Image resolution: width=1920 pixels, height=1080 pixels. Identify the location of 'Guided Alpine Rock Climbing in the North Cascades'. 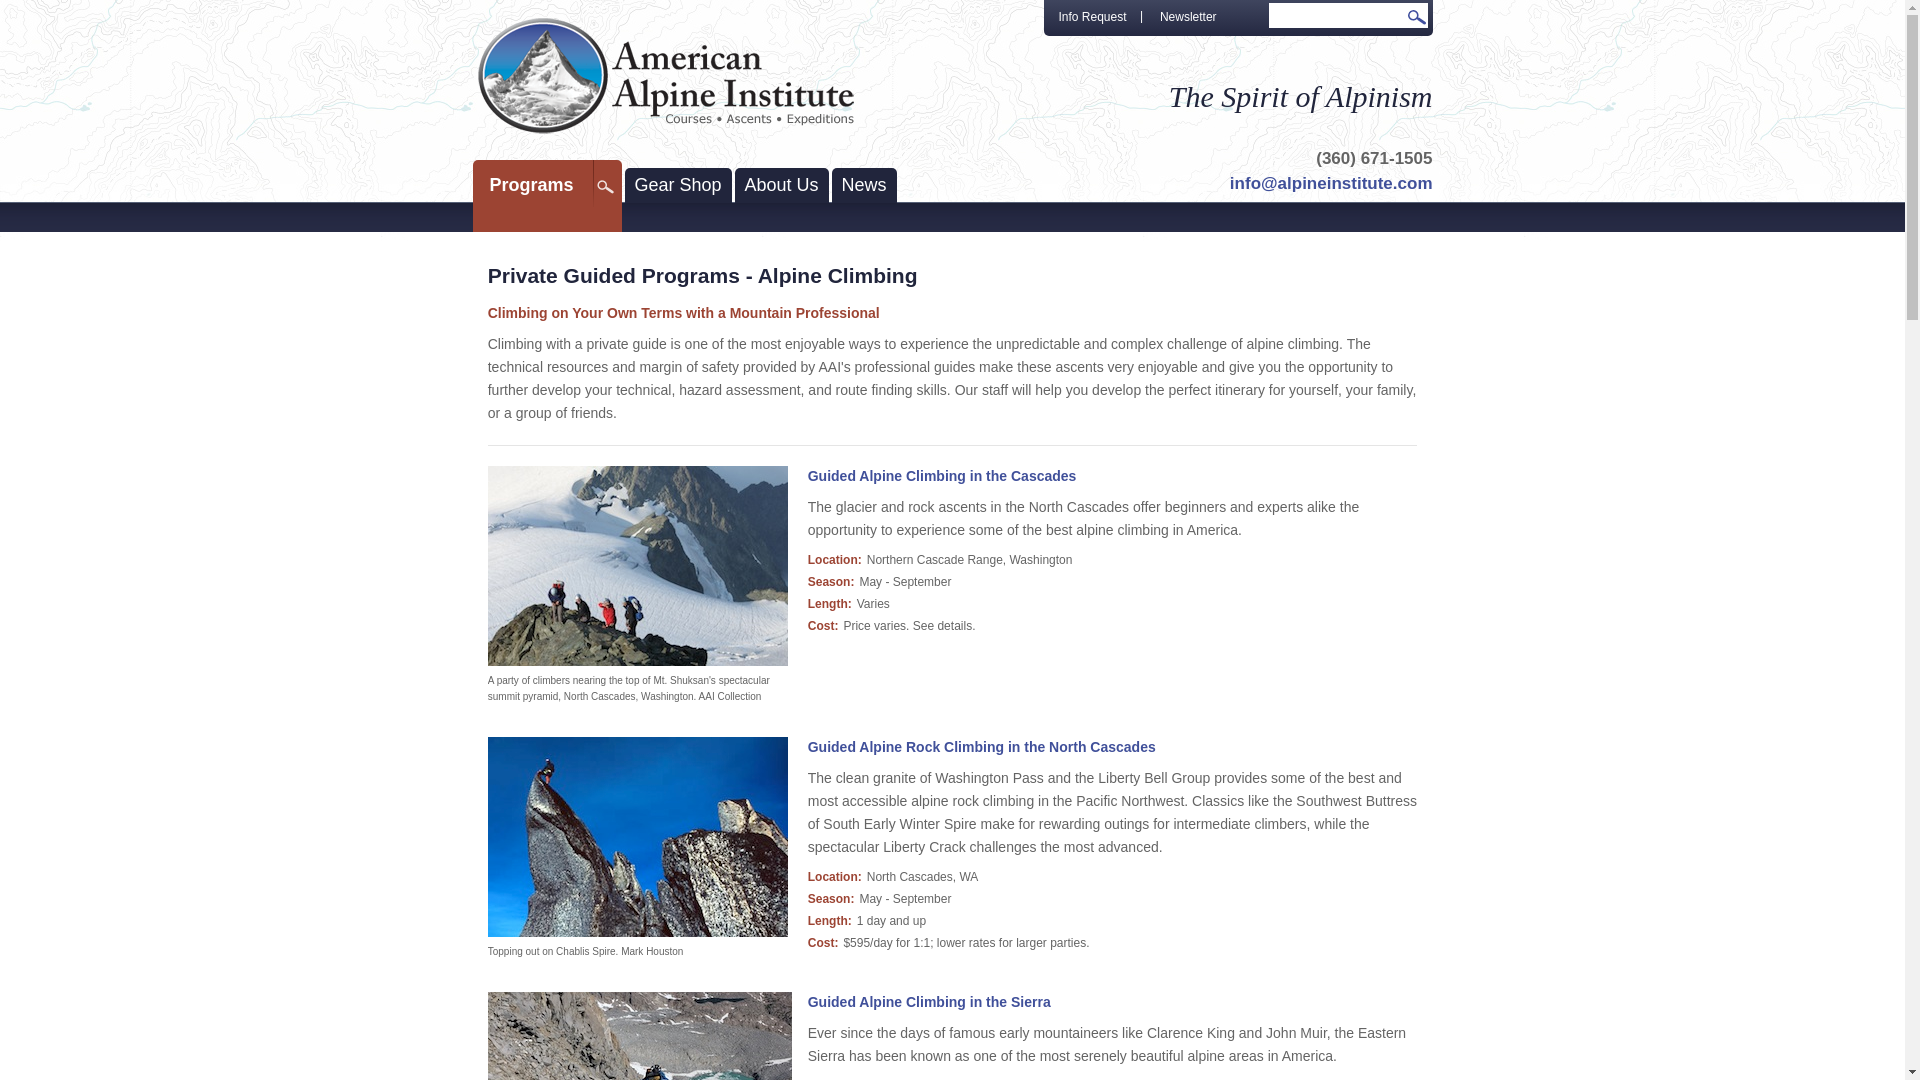
(982, 747).